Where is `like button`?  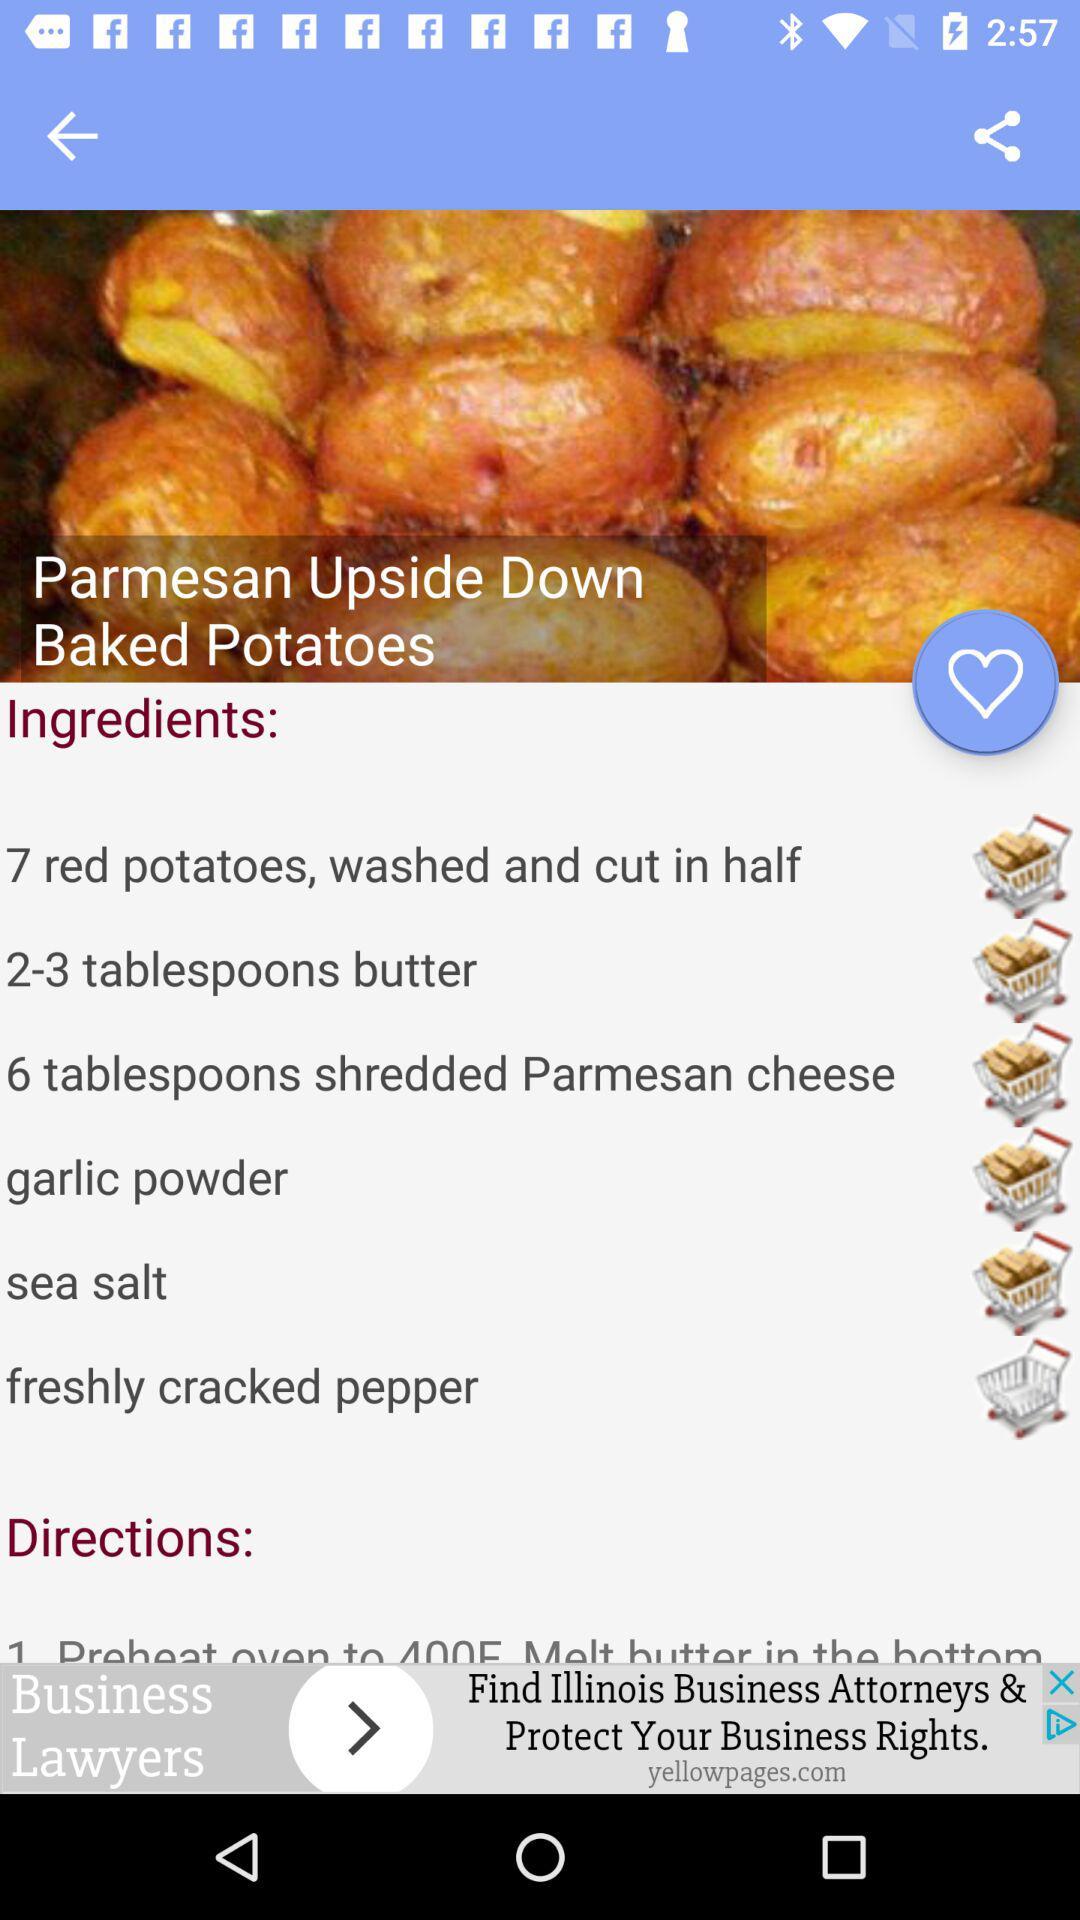
like button is located at coordinates (984, 682).